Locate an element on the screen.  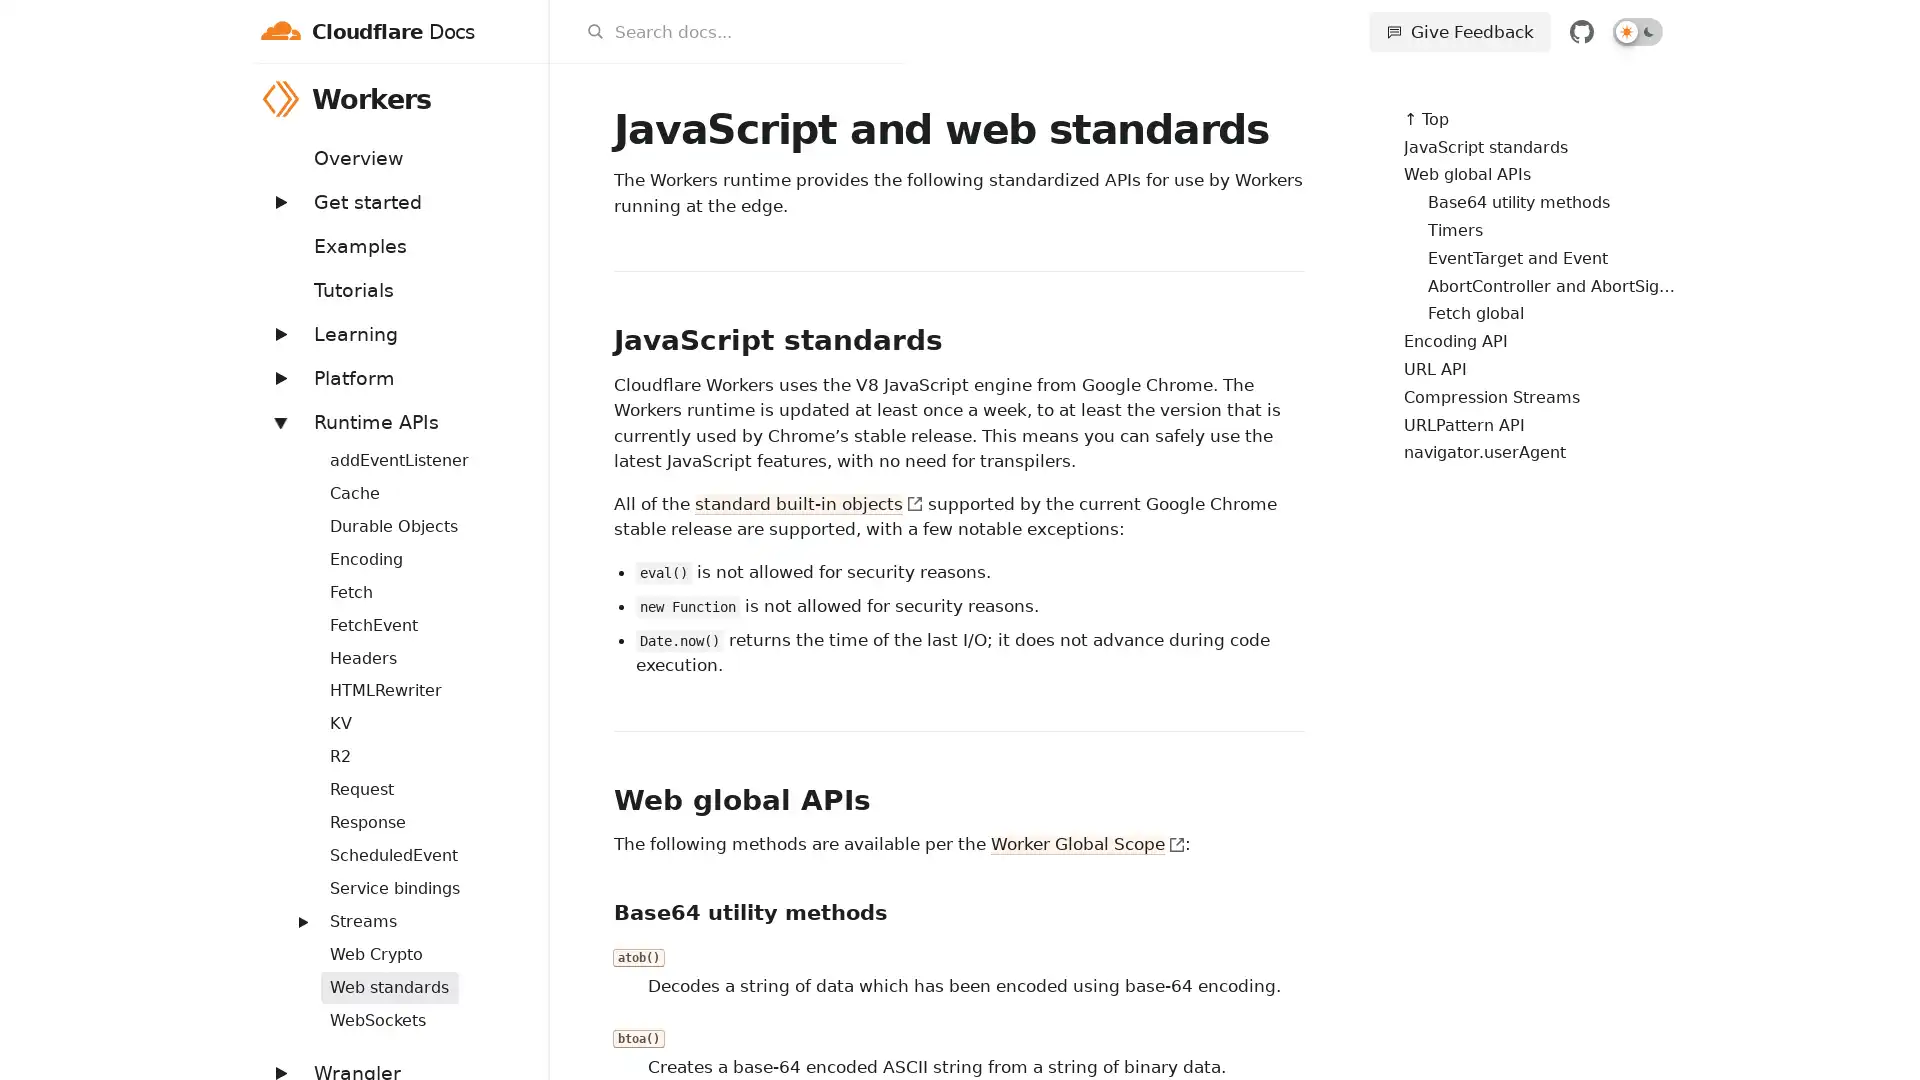
Expand: Workers Sites is located at coordinates (291, 910).